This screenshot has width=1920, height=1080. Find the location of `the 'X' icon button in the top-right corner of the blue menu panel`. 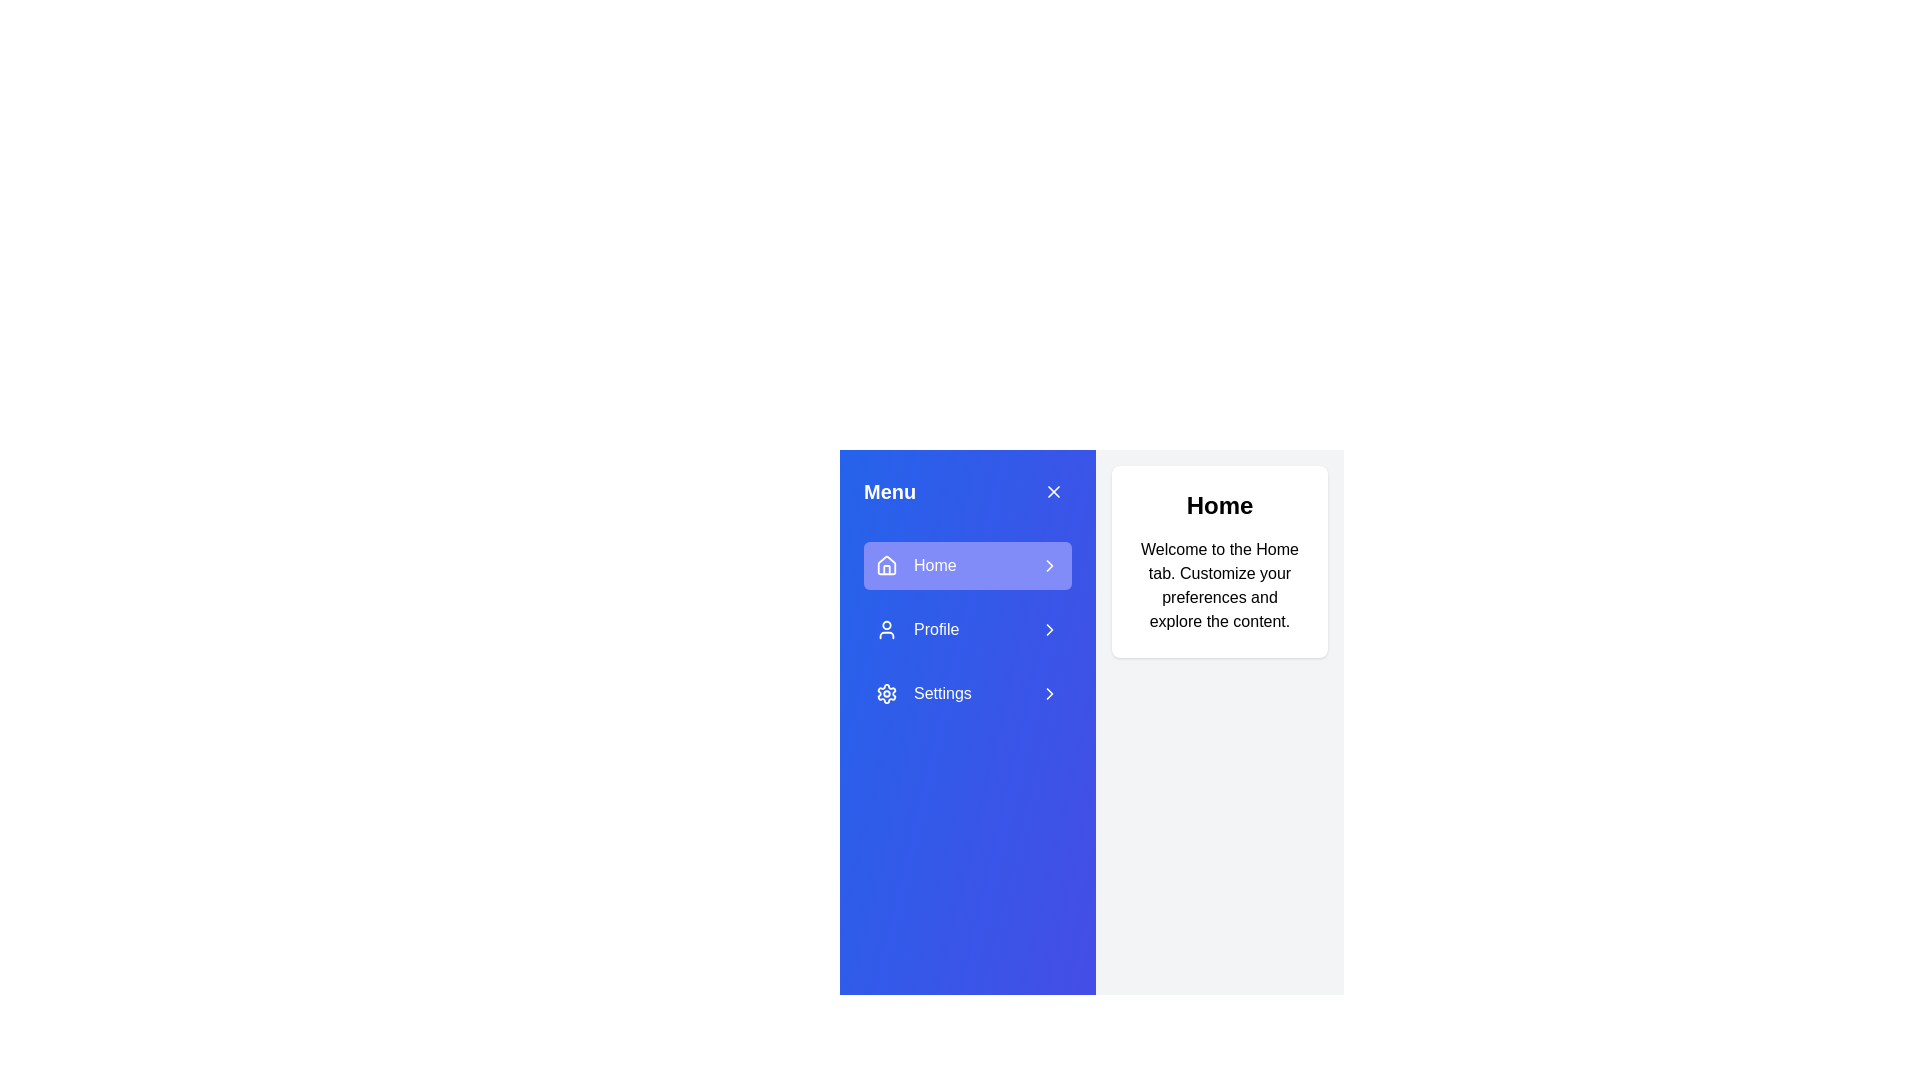

the 'X' icon button in the top-right corner of the blue menu panel is located at coordinates (1053, 492).